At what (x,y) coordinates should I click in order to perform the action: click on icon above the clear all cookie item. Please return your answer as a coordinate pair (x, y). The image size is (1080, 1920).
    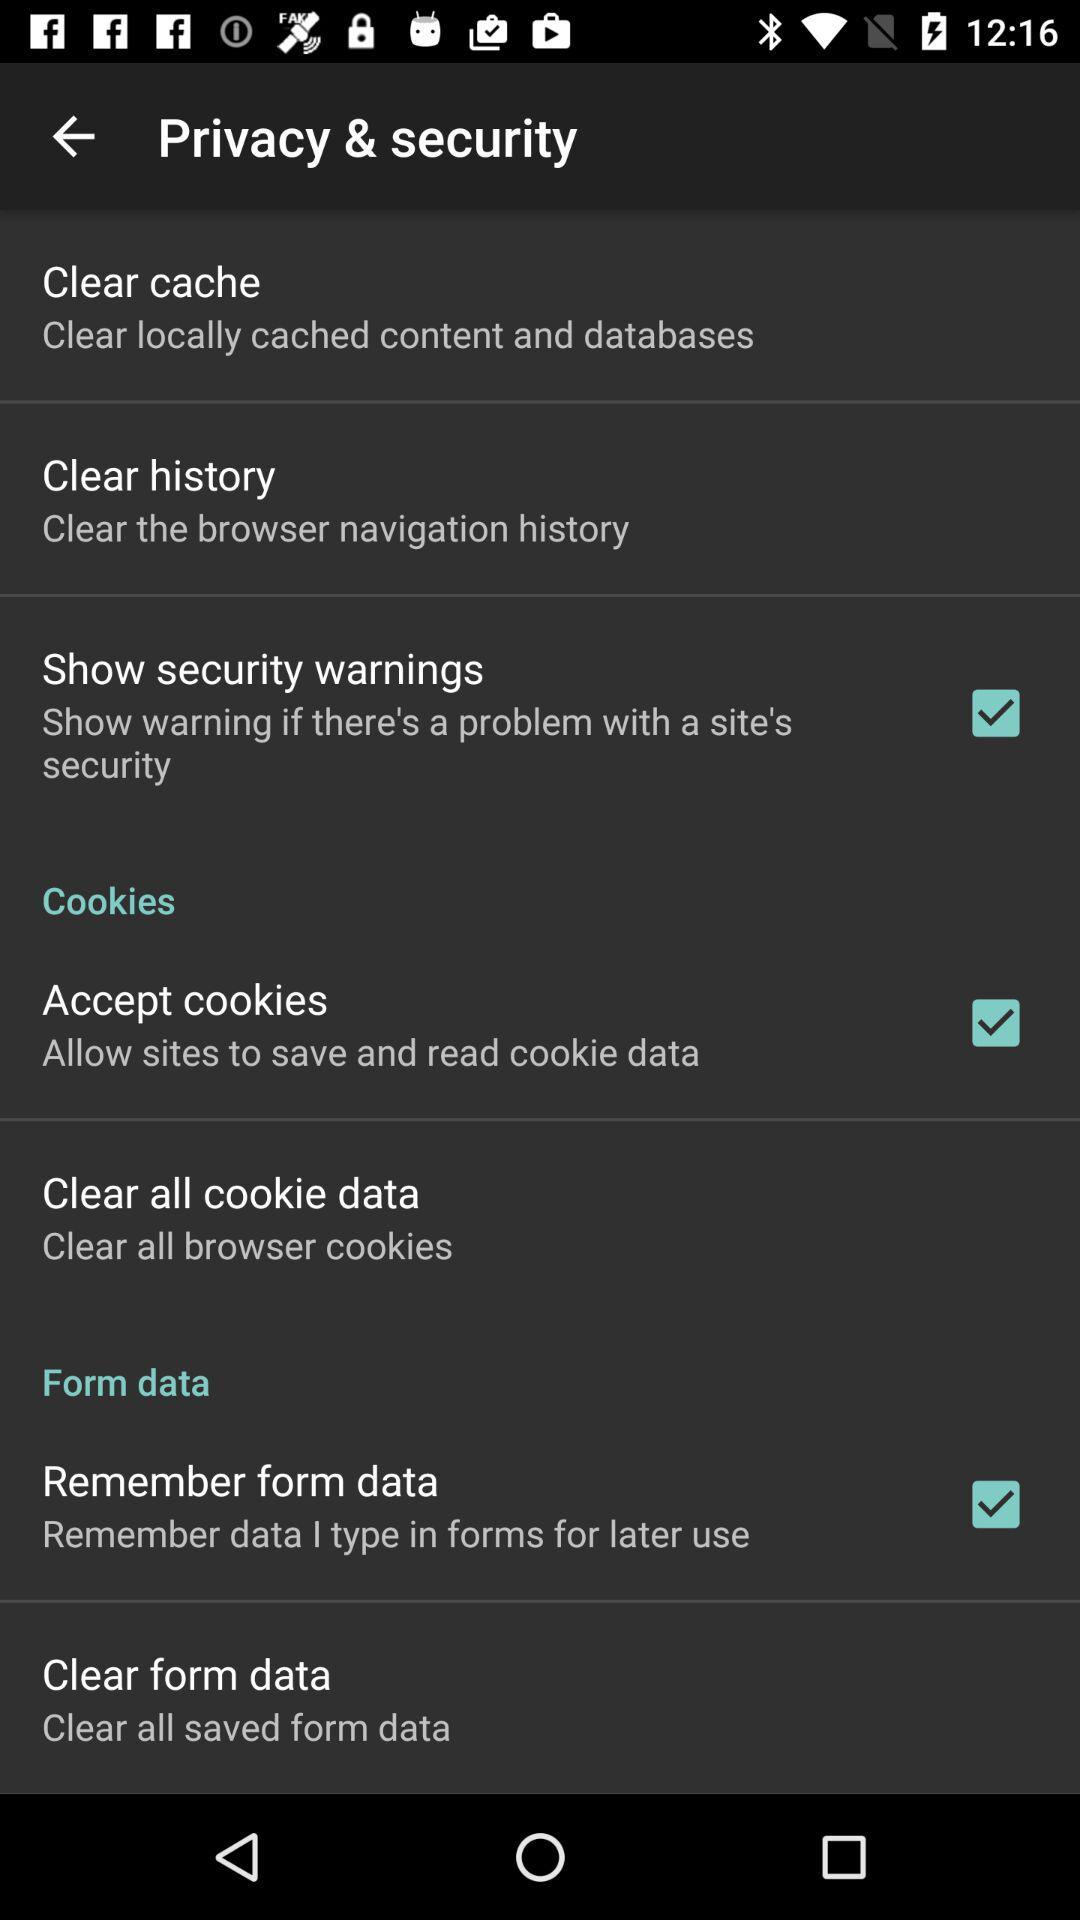
    Looking at the image, I should click on (371, 1050).